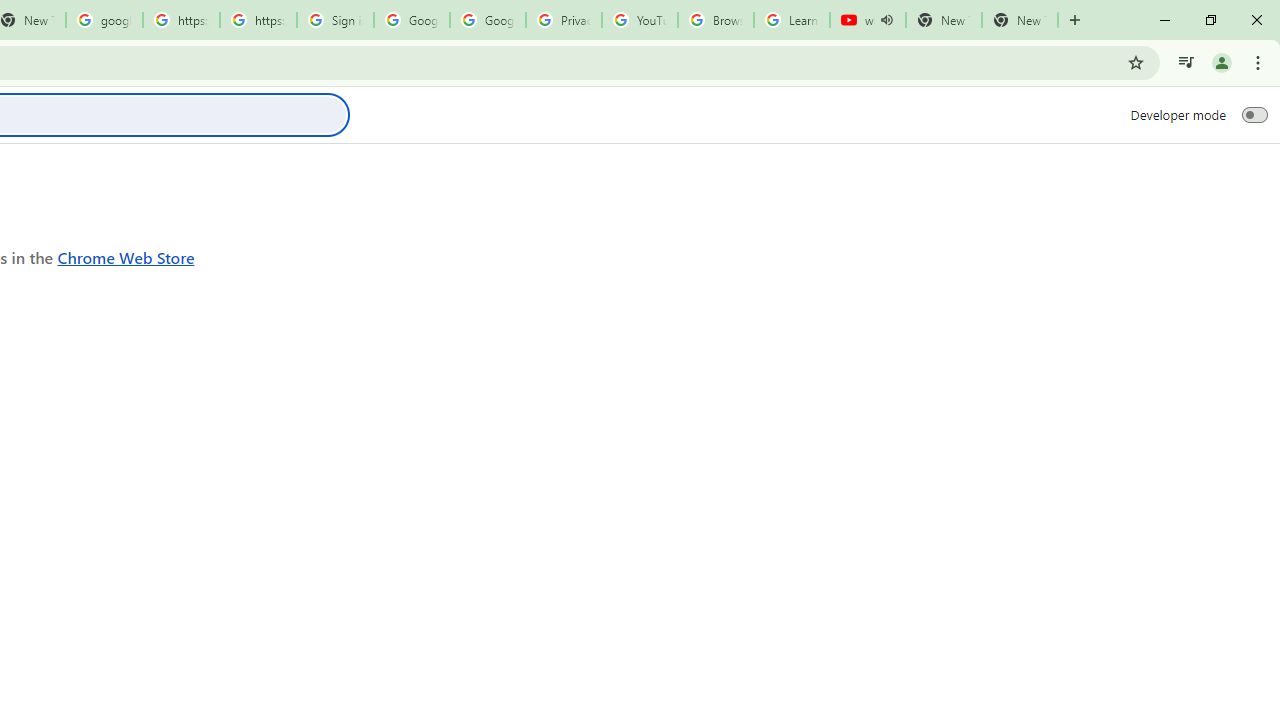 The width and height of the screenshot is (1280, 720). I want to click on 'New Tab', so click(1020, 20).